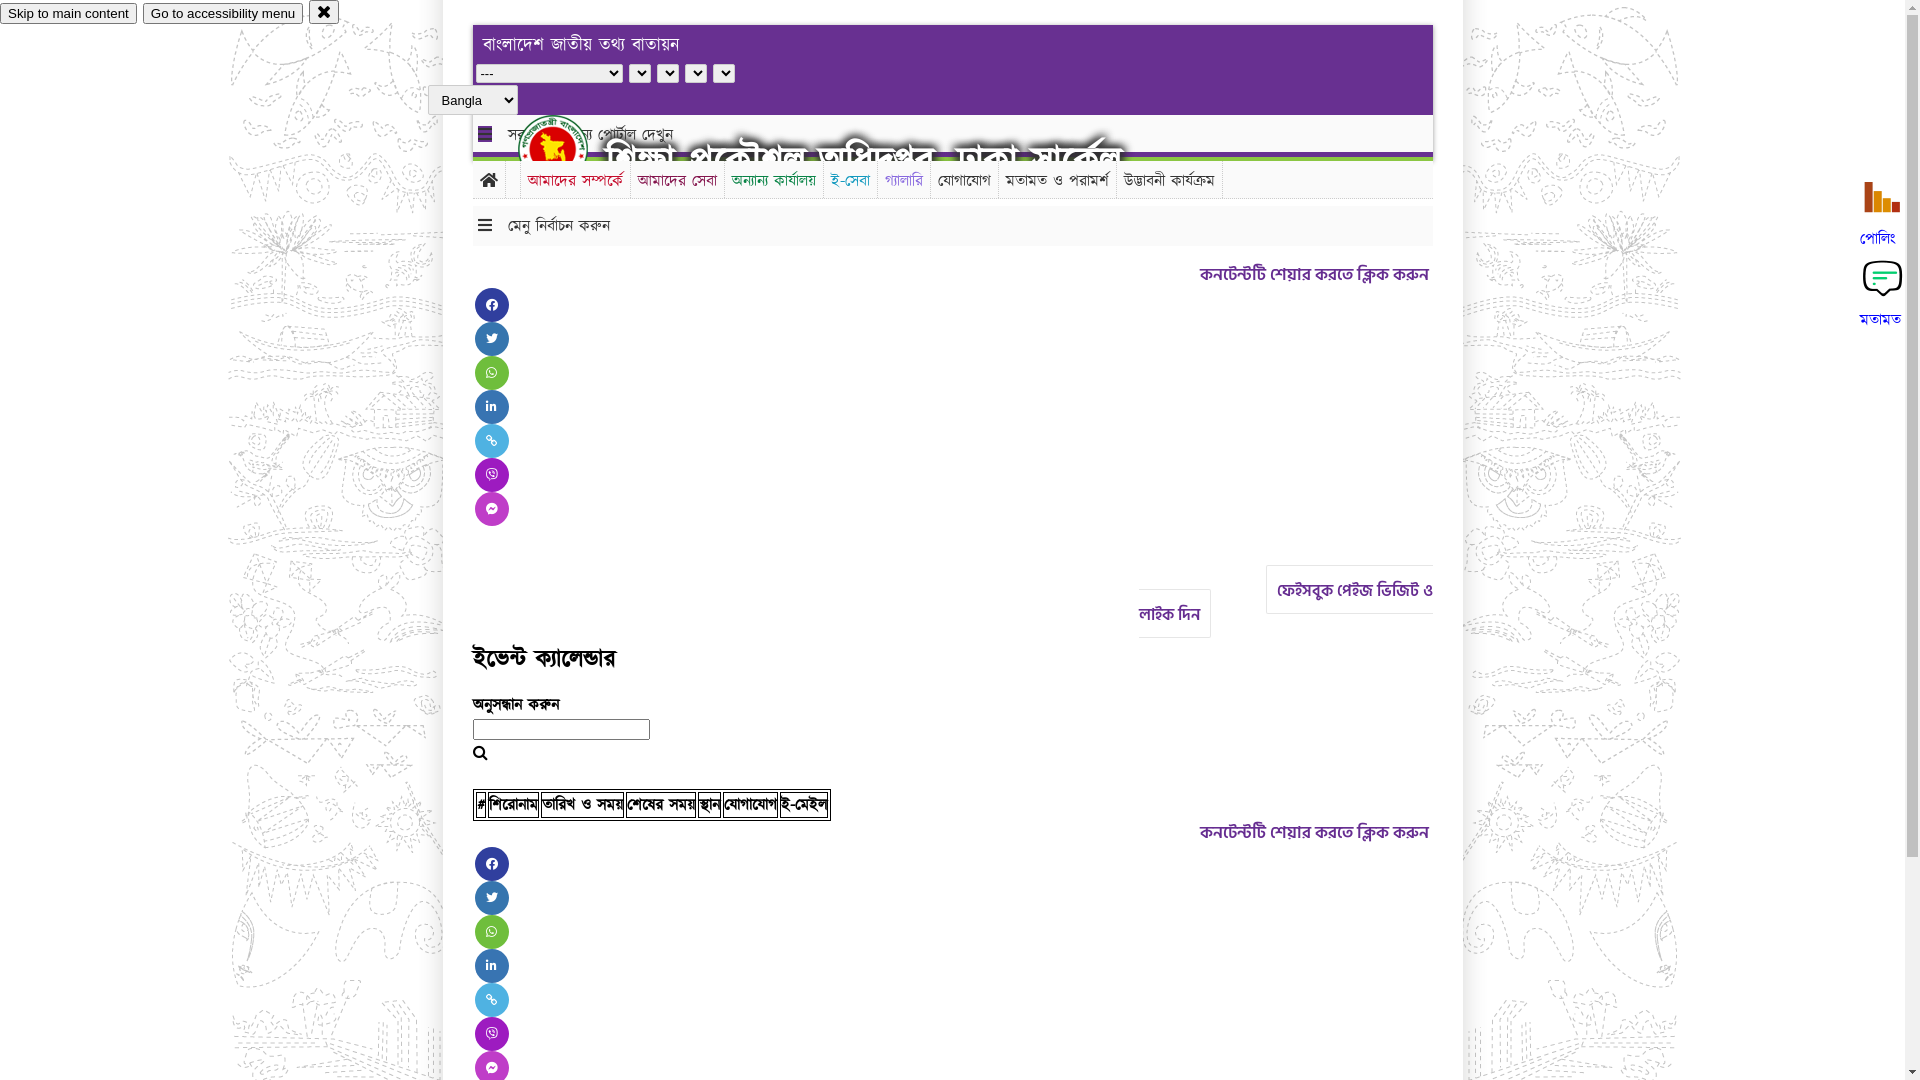 This screenshot has height=1080, width=1920. What do you see at coordinates (569, 148) in the screenshot?
I see `'` at bounding box center [569, 148].